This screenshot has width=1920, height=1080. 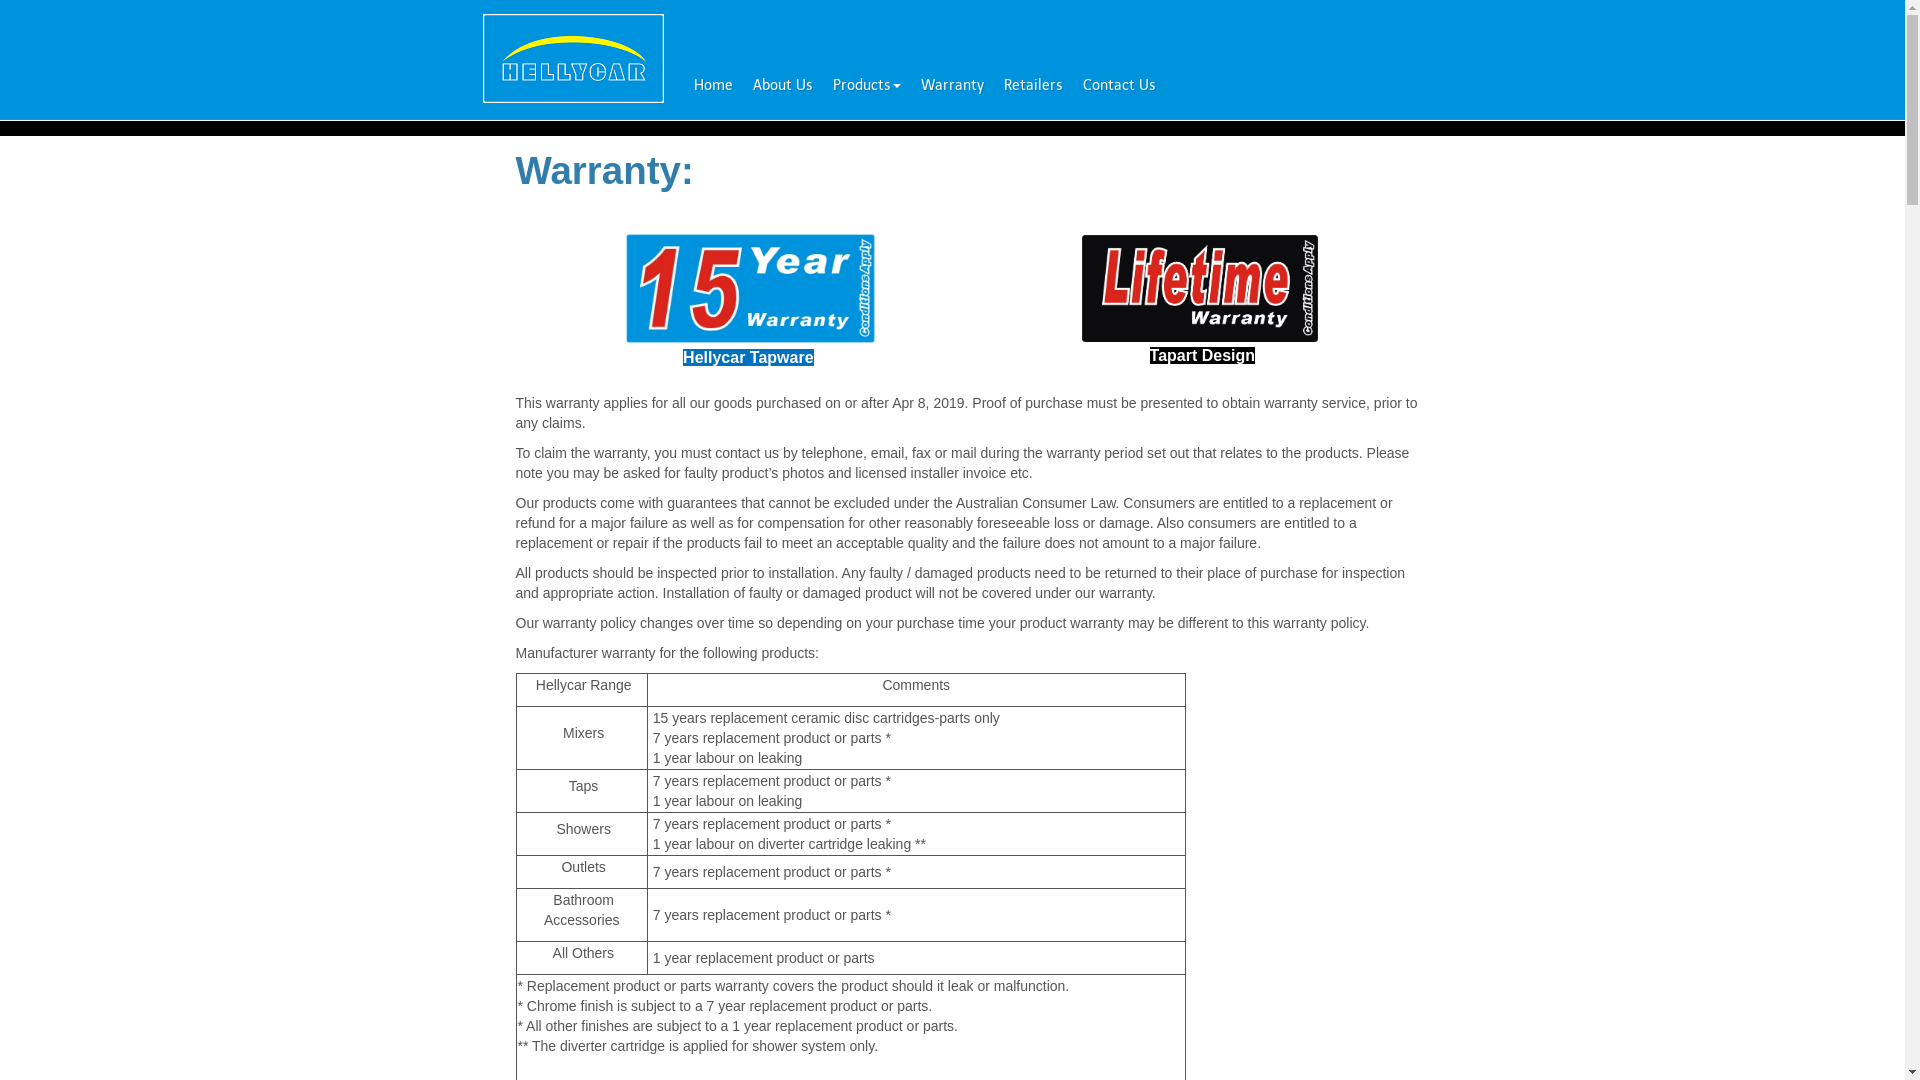 I want to click on 'Home', so click(x=713, y=83).